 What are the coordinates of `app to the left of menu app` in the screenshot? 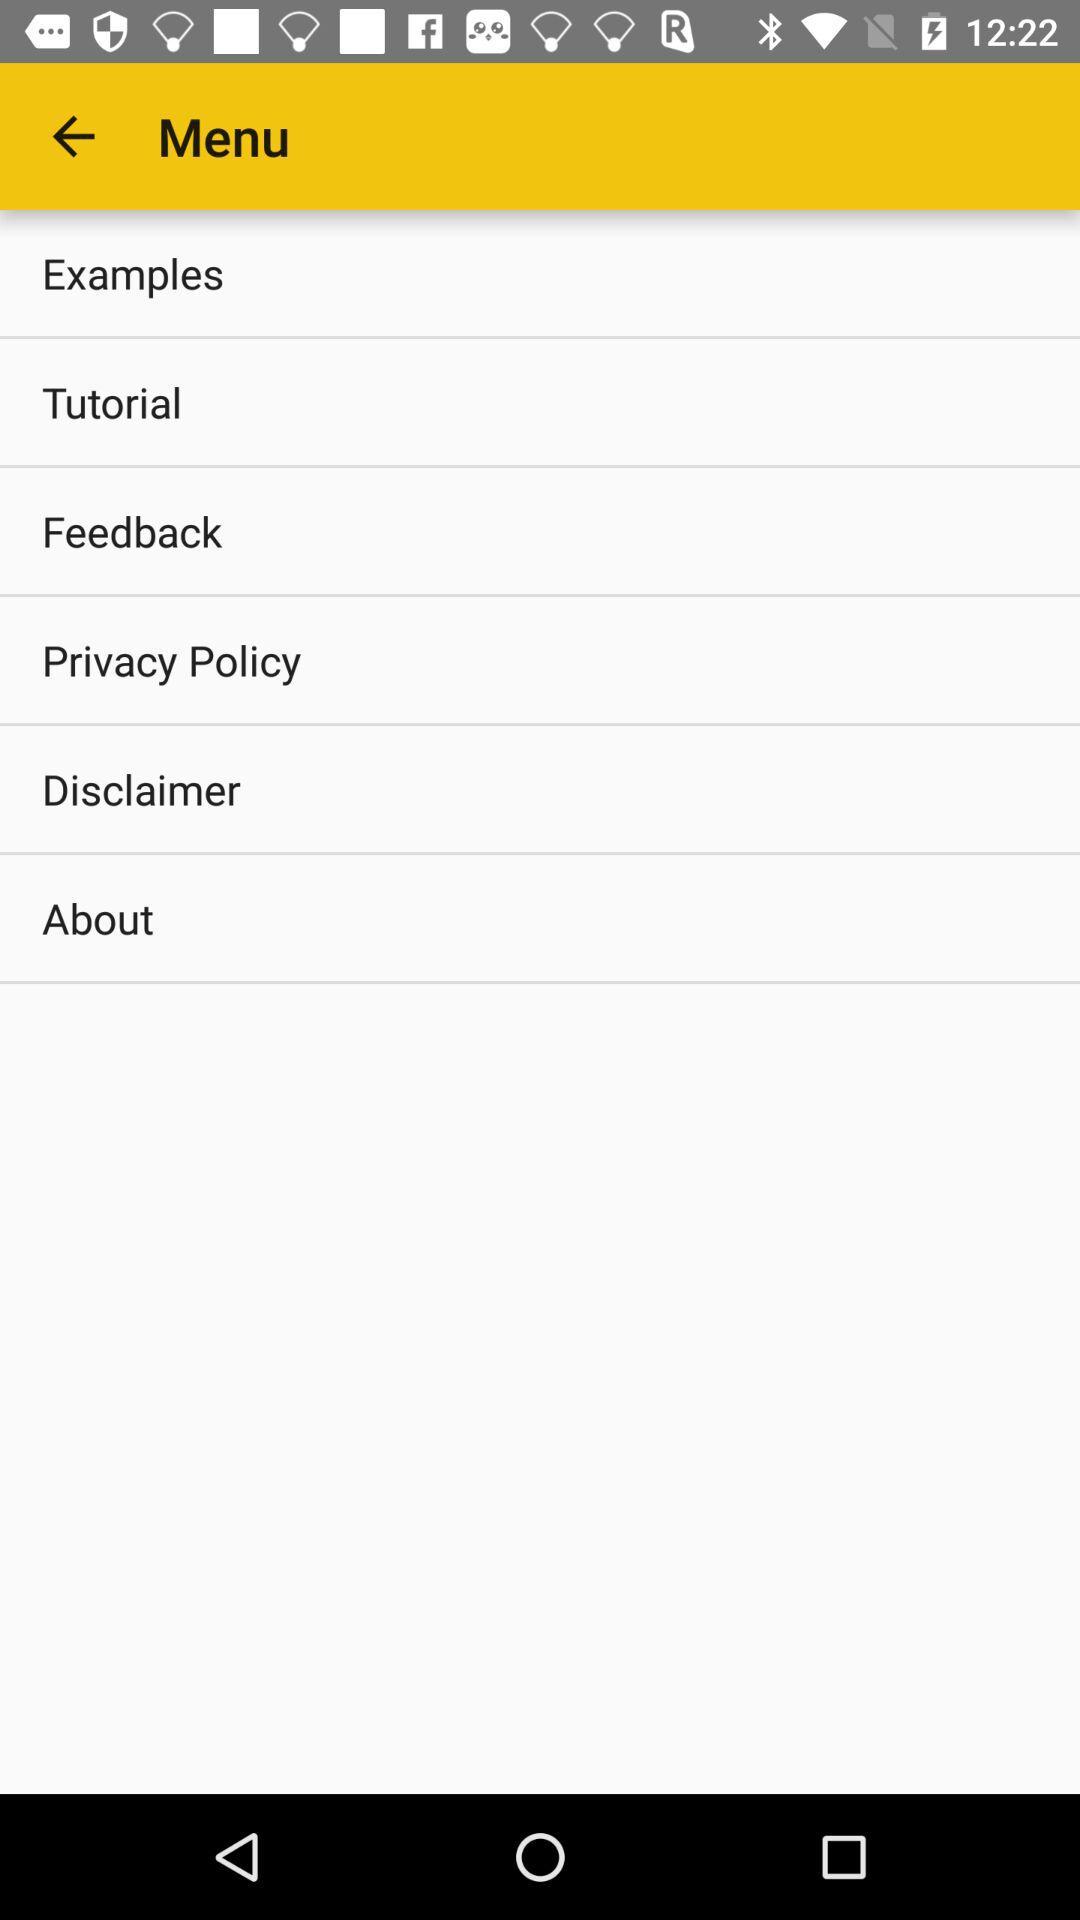 It's located at (72, 135).